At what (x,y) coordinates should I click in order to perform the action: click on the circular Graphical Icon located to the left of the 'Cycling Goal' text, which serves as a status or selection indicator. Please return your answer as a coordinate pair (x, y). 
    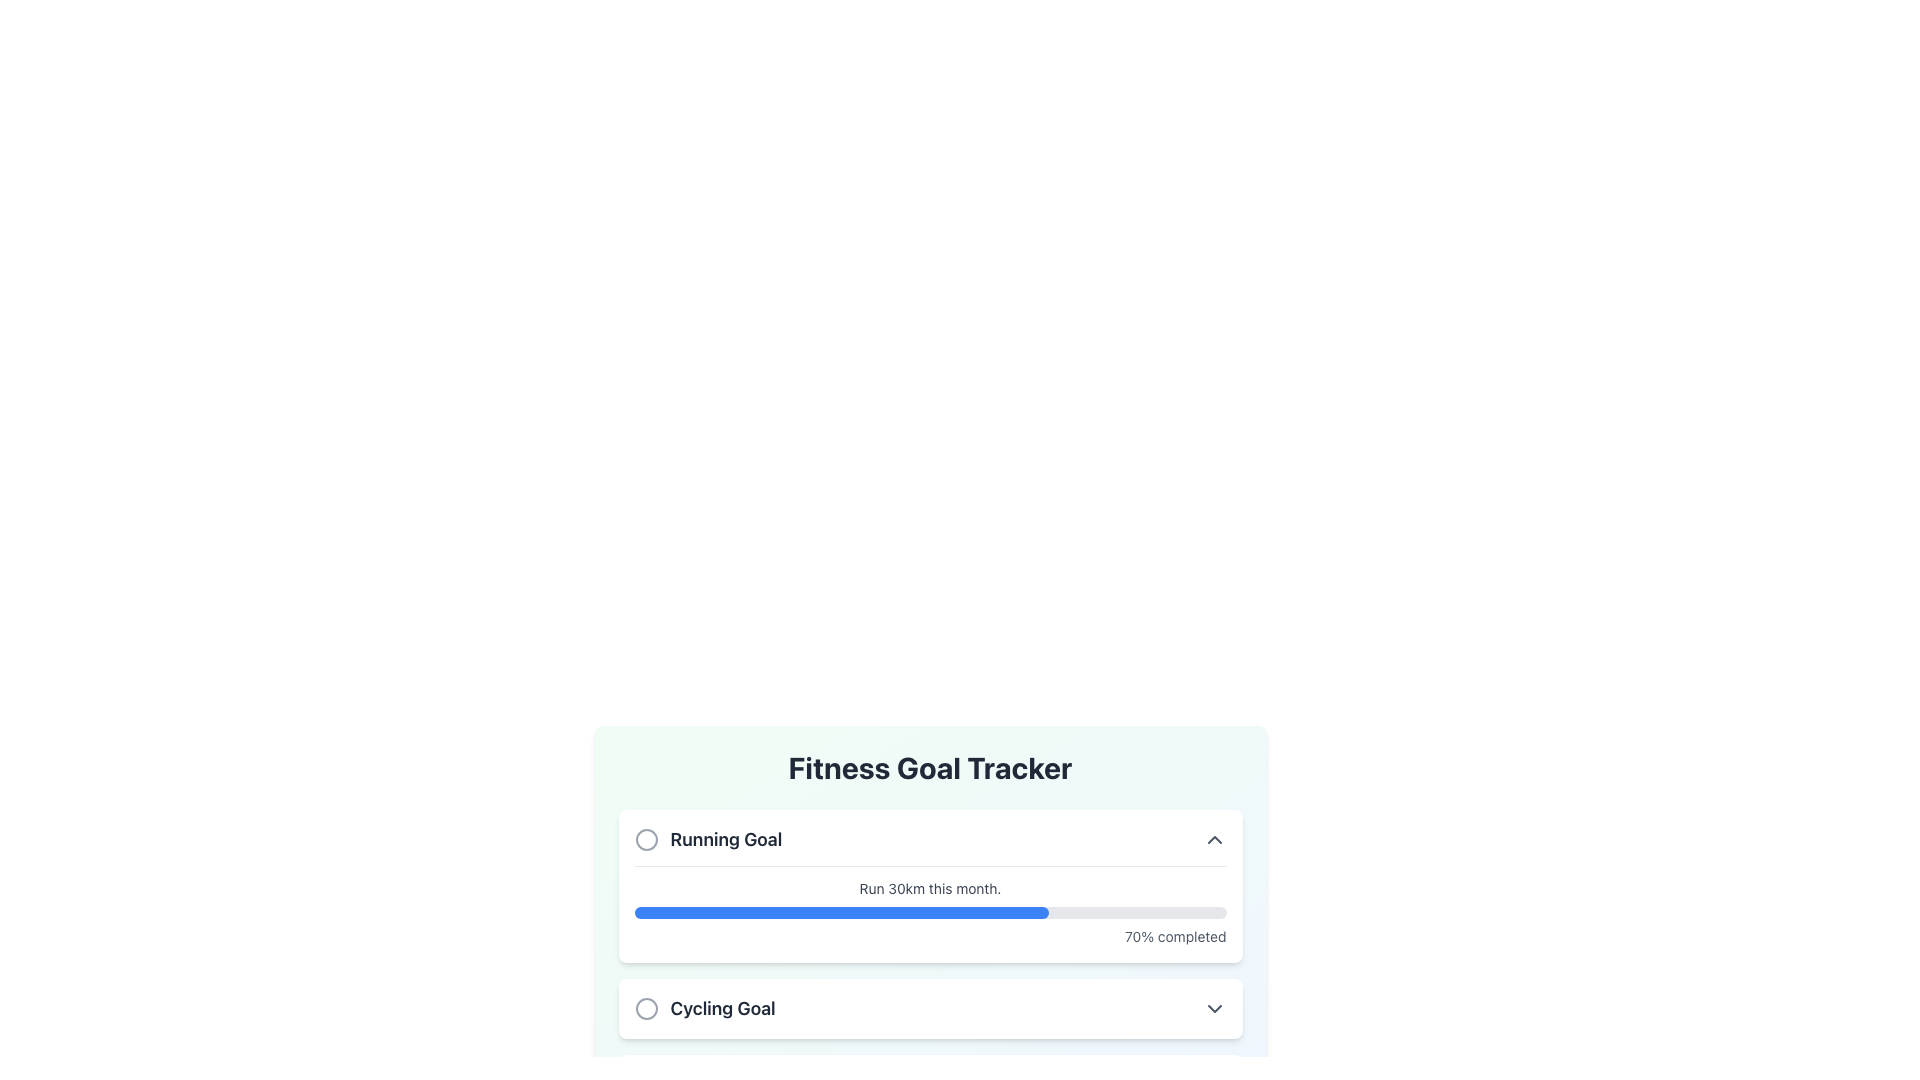
    Looking at the image, I should click on (646, 1009).